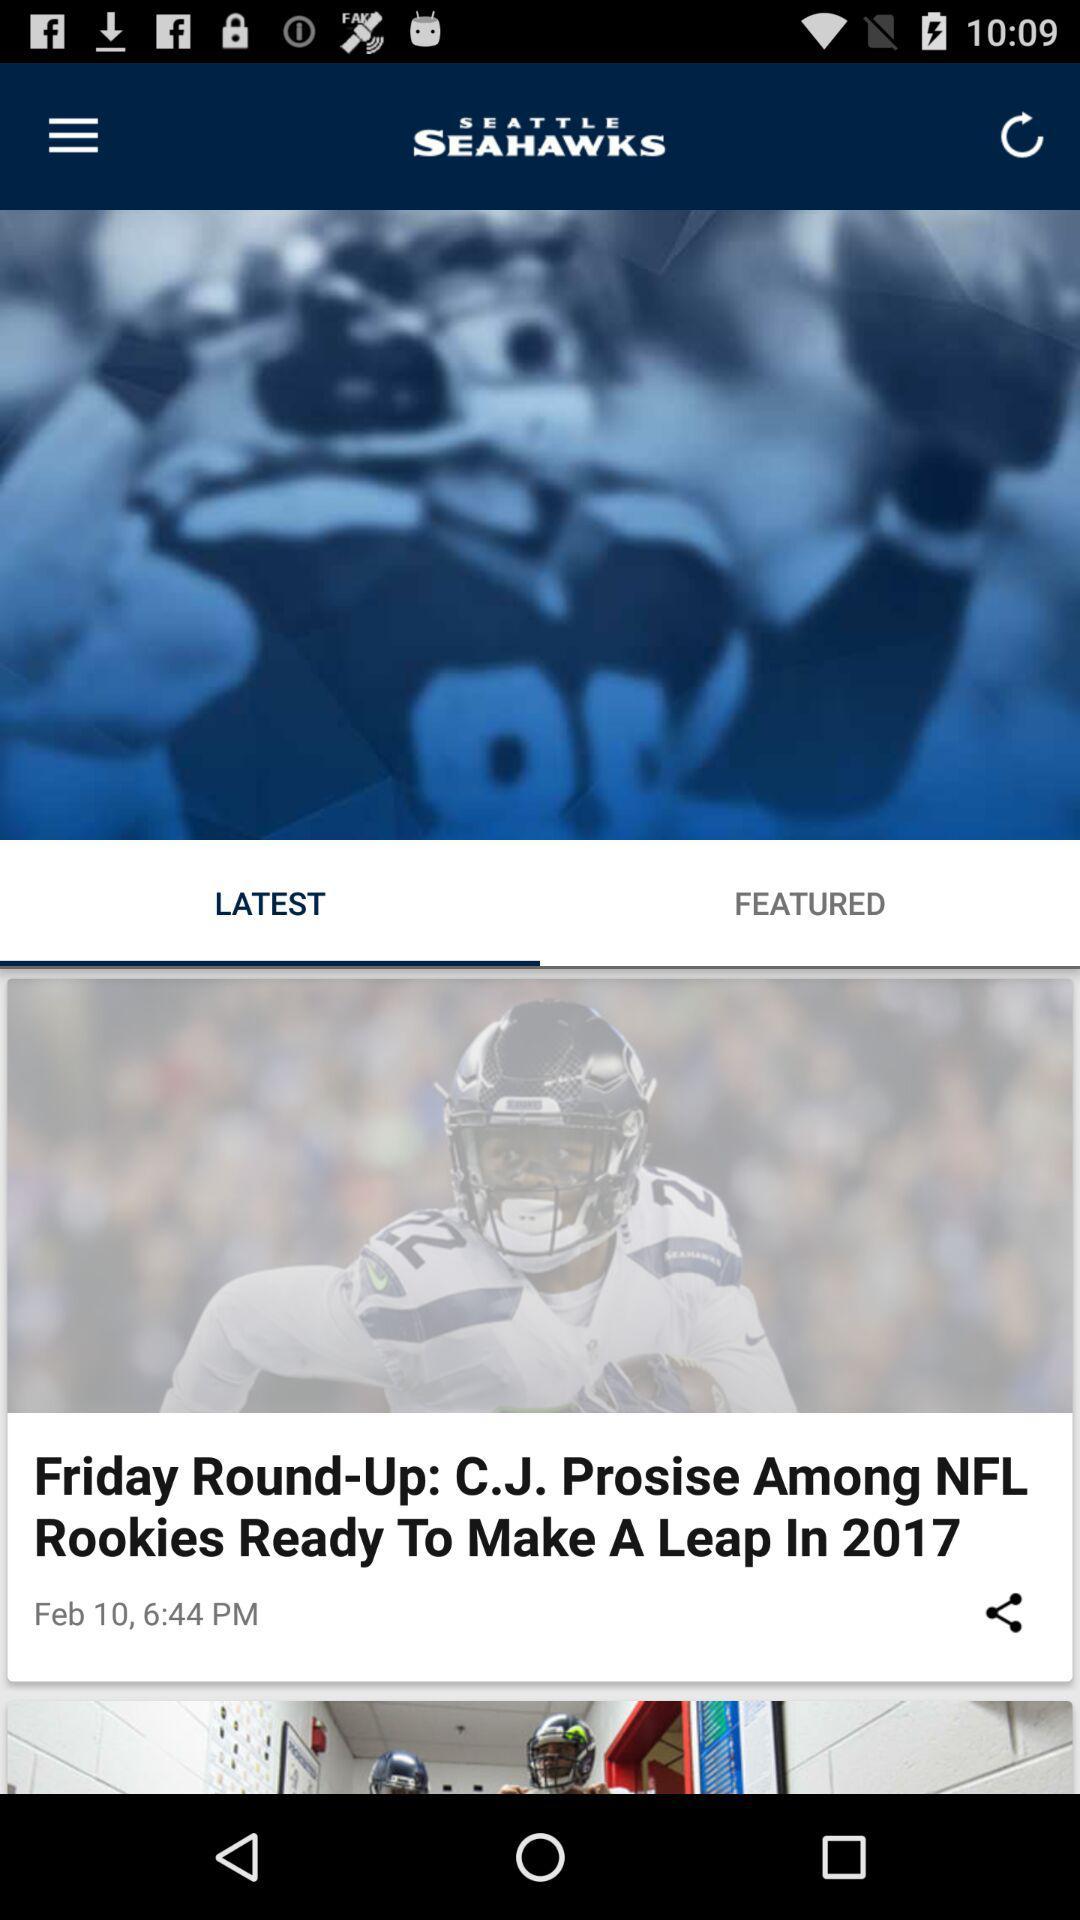  Describe the element at coordinates (72, 135) in the screenshot. I see `icon at the top left corner` at that location.